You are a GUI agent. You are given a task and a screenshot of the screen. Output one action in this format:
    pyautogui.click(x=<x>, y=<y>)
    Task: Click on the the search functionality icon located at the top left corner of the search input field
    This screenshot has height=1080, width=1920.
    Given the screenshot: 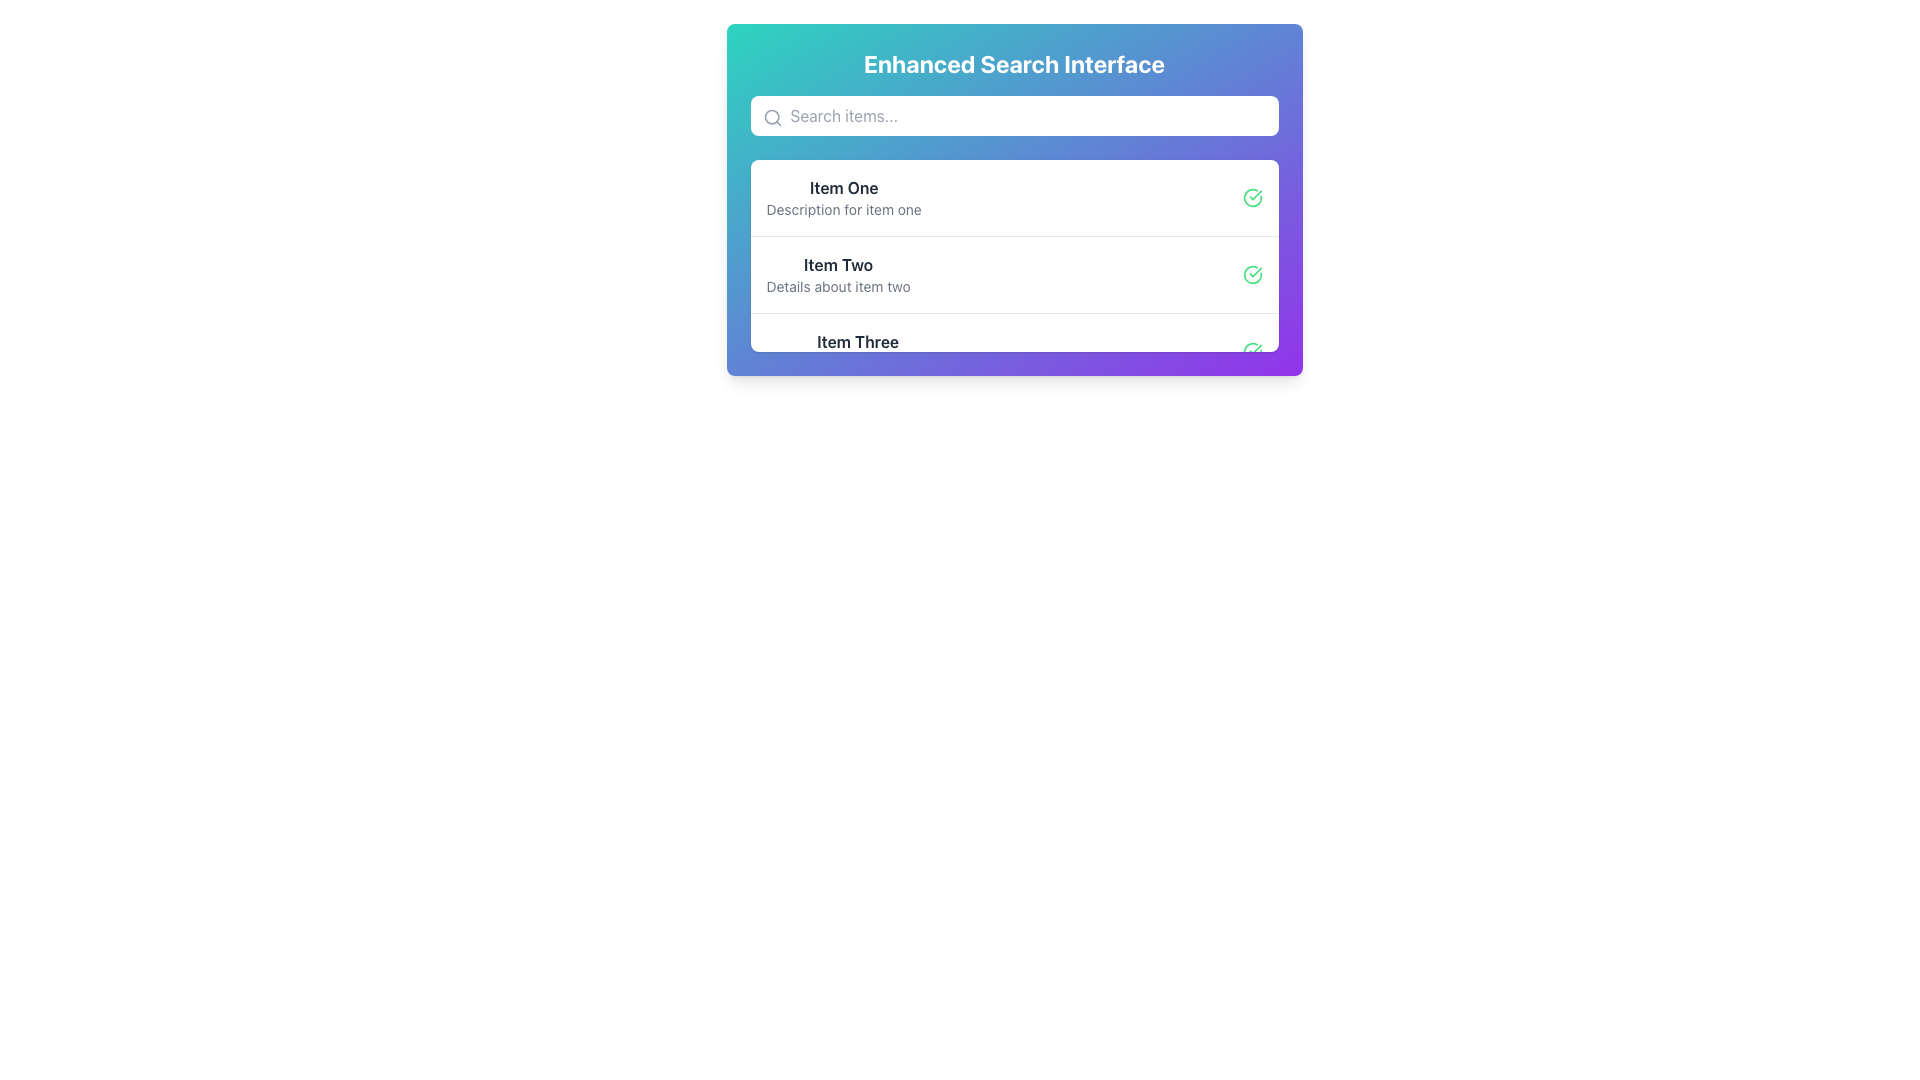 What is the action you would take?
    pyautogui.click(x=771, y=118)
    